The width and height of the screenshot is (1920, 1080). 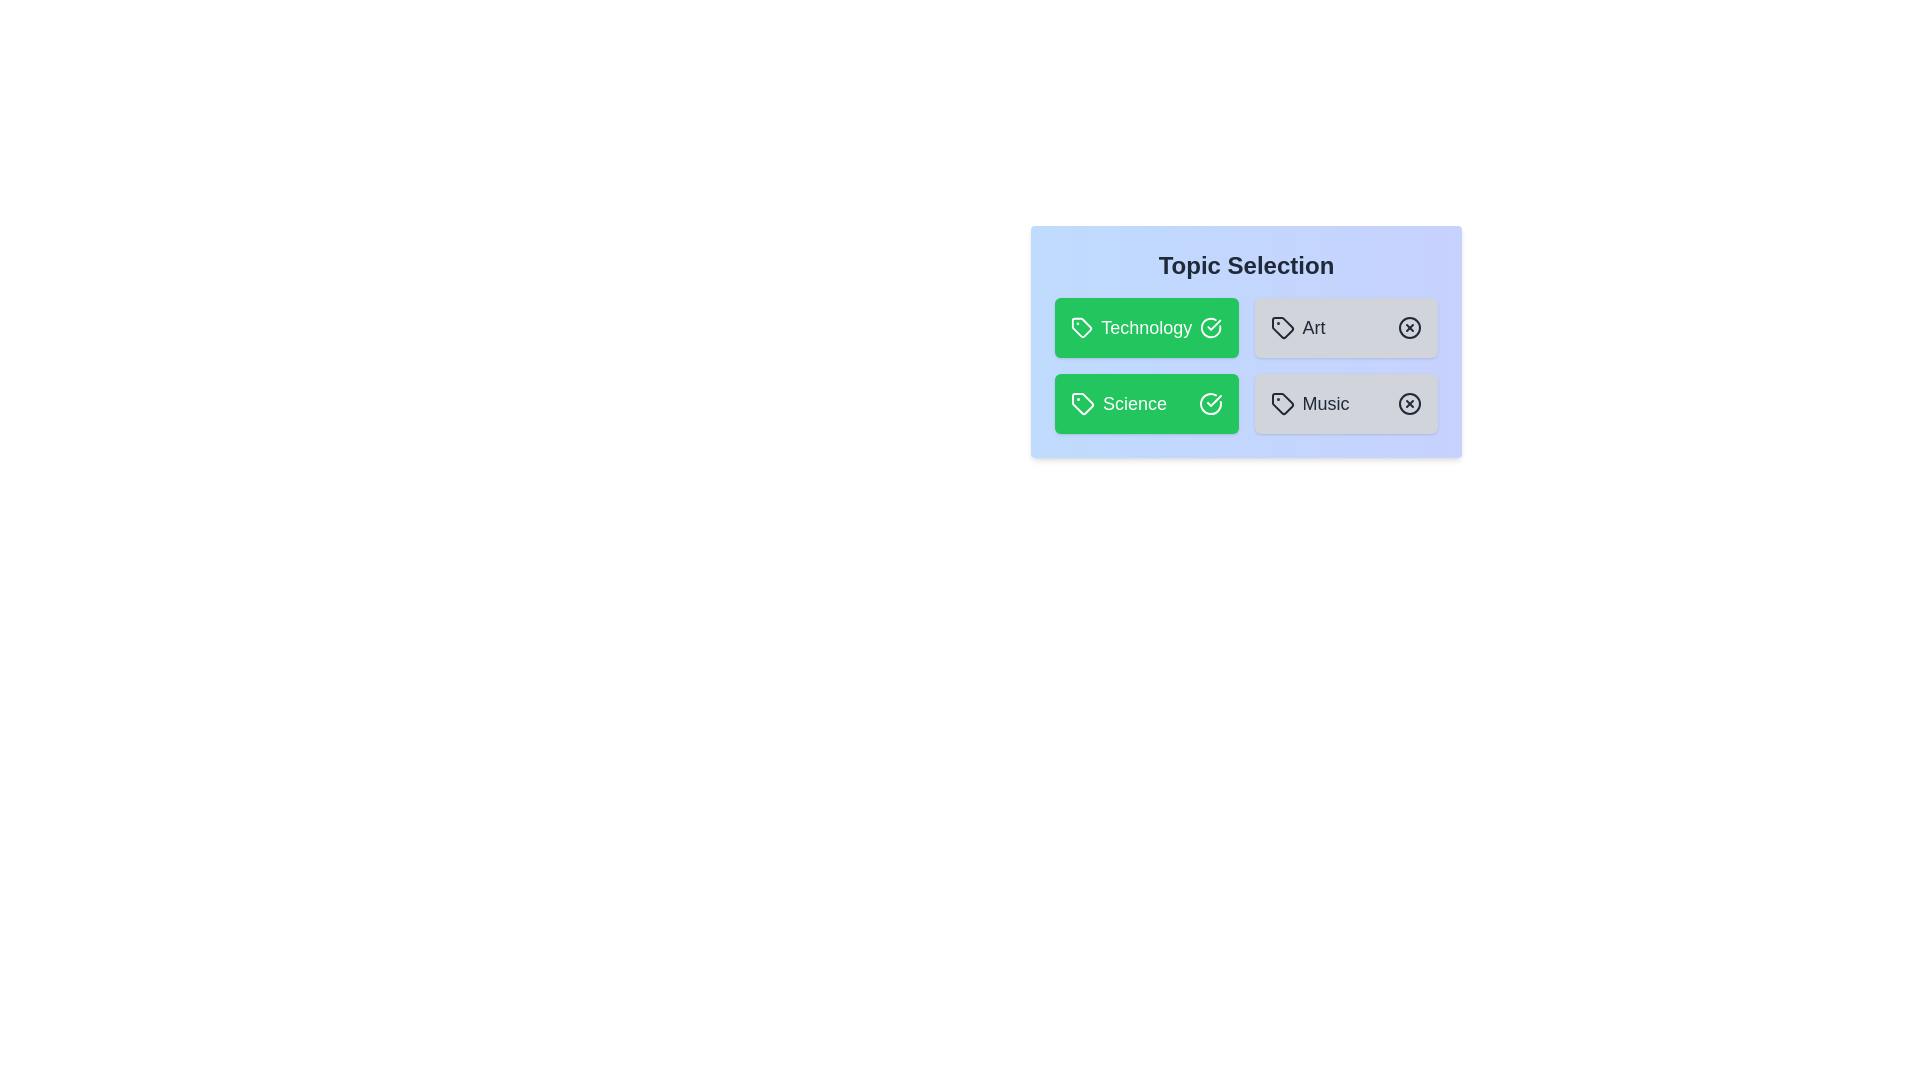 What do you see at coordinates (1146, 326) in the screenshot?
I see `the topic Technology` at bounding box center [1146, 326].